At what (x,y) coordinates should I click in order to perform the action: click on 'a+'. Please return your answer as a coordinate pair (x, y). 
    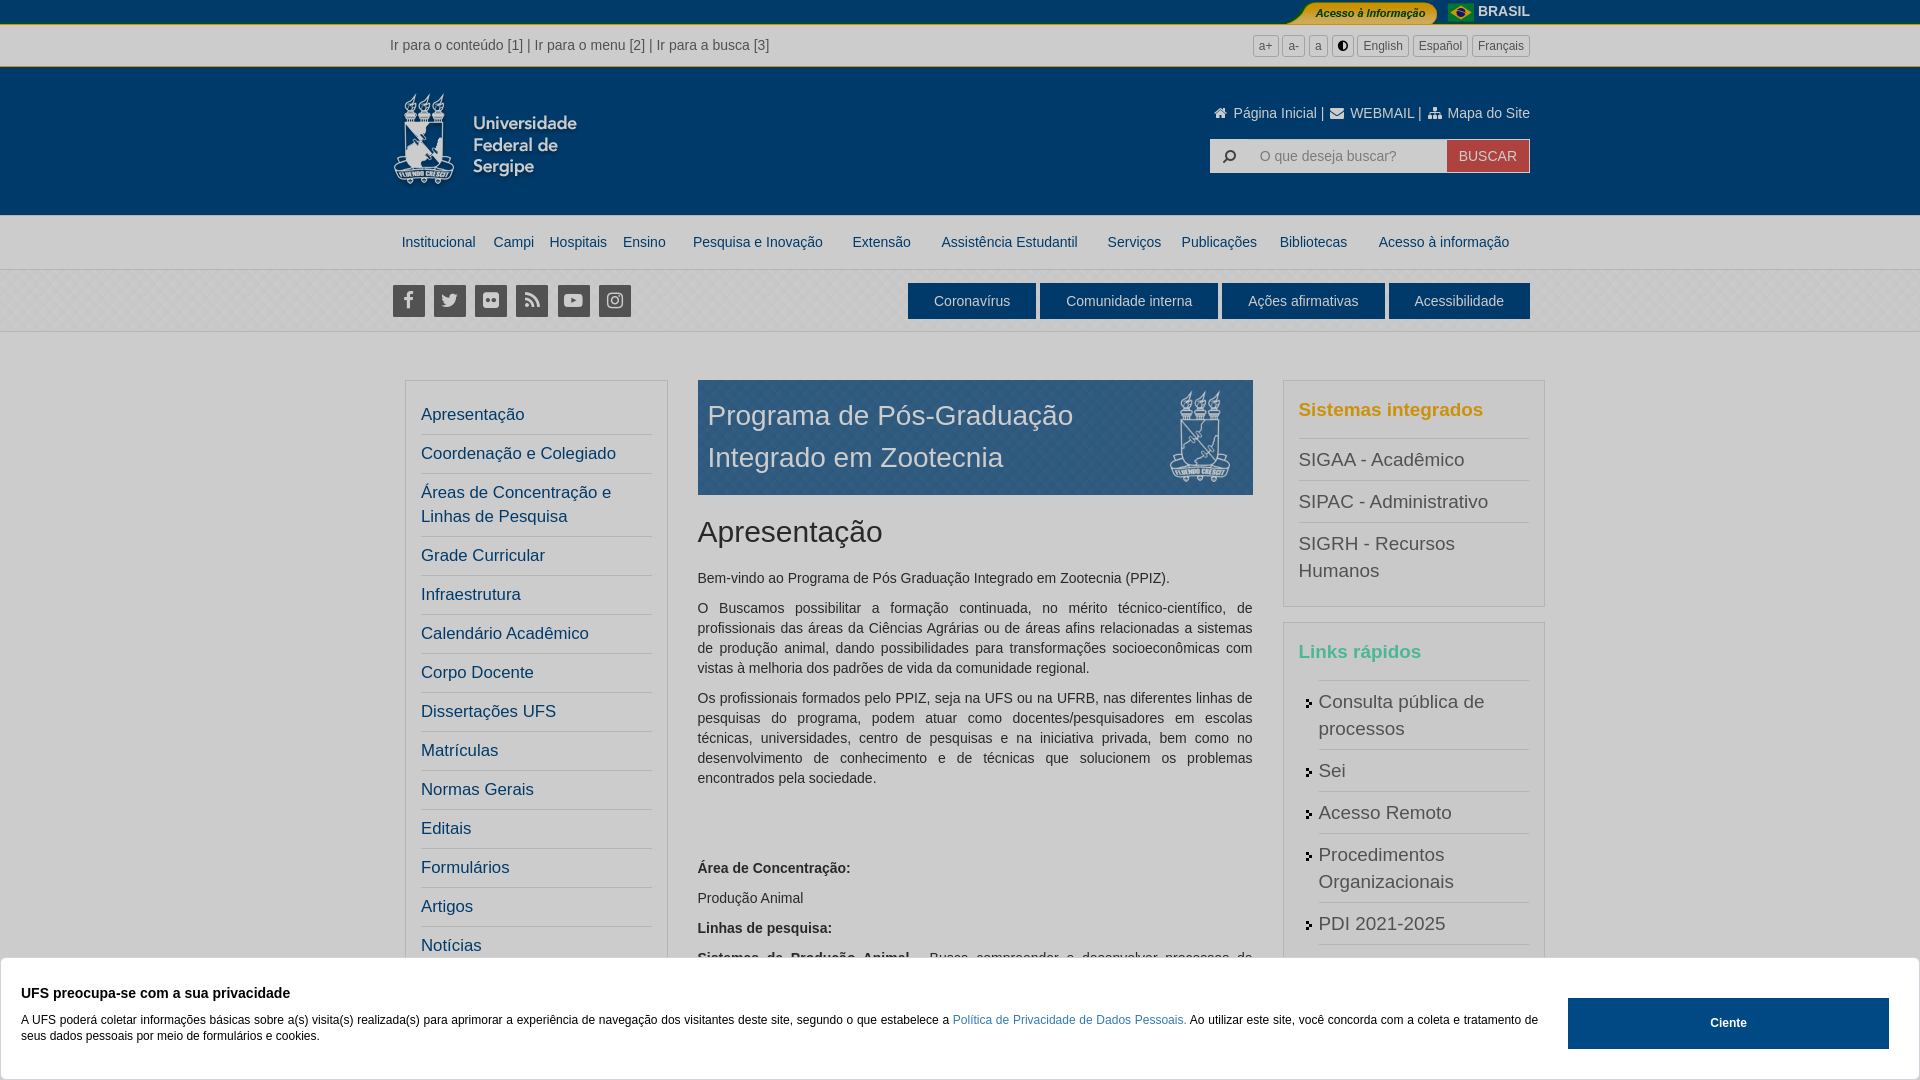
    Looking at the image, I should click on (1265, 45).